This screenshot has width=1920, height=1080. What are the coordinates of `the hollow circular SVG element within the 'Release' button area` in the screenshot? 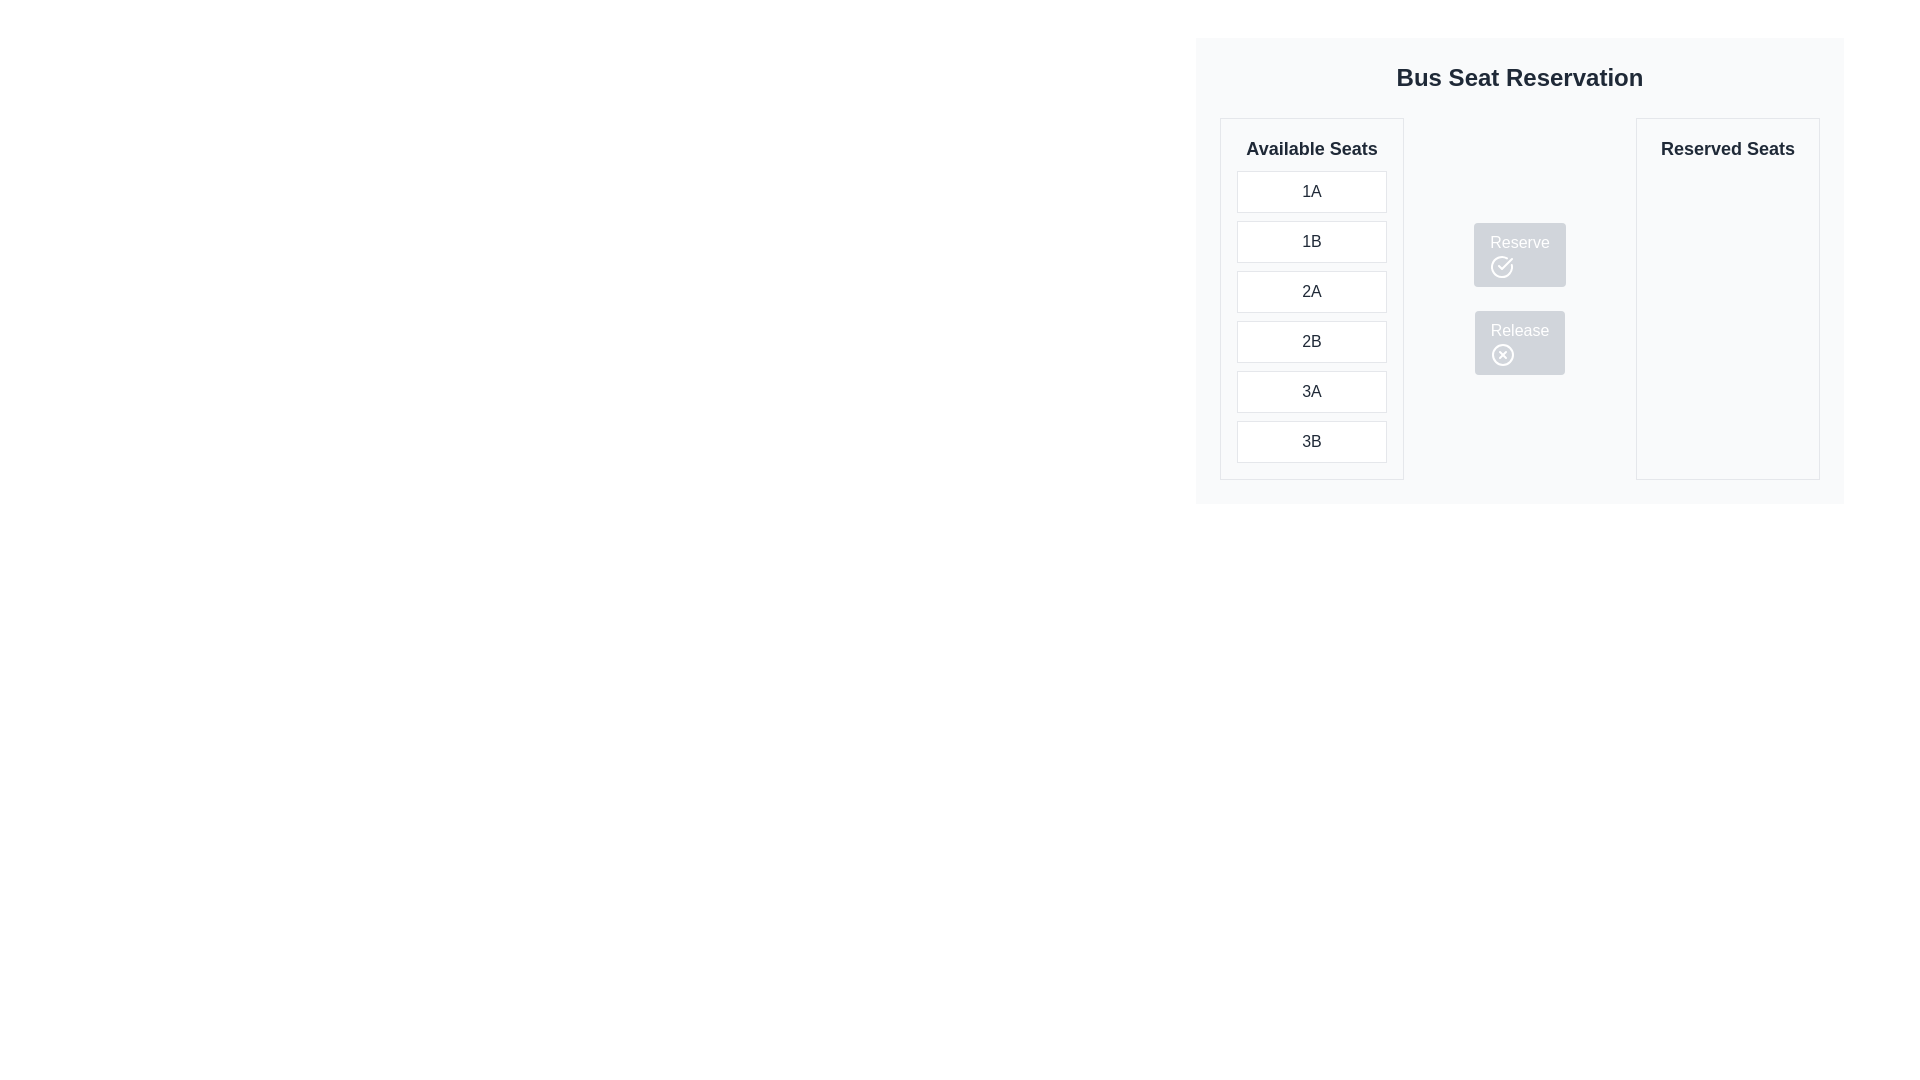 It's located at (1502, 353).